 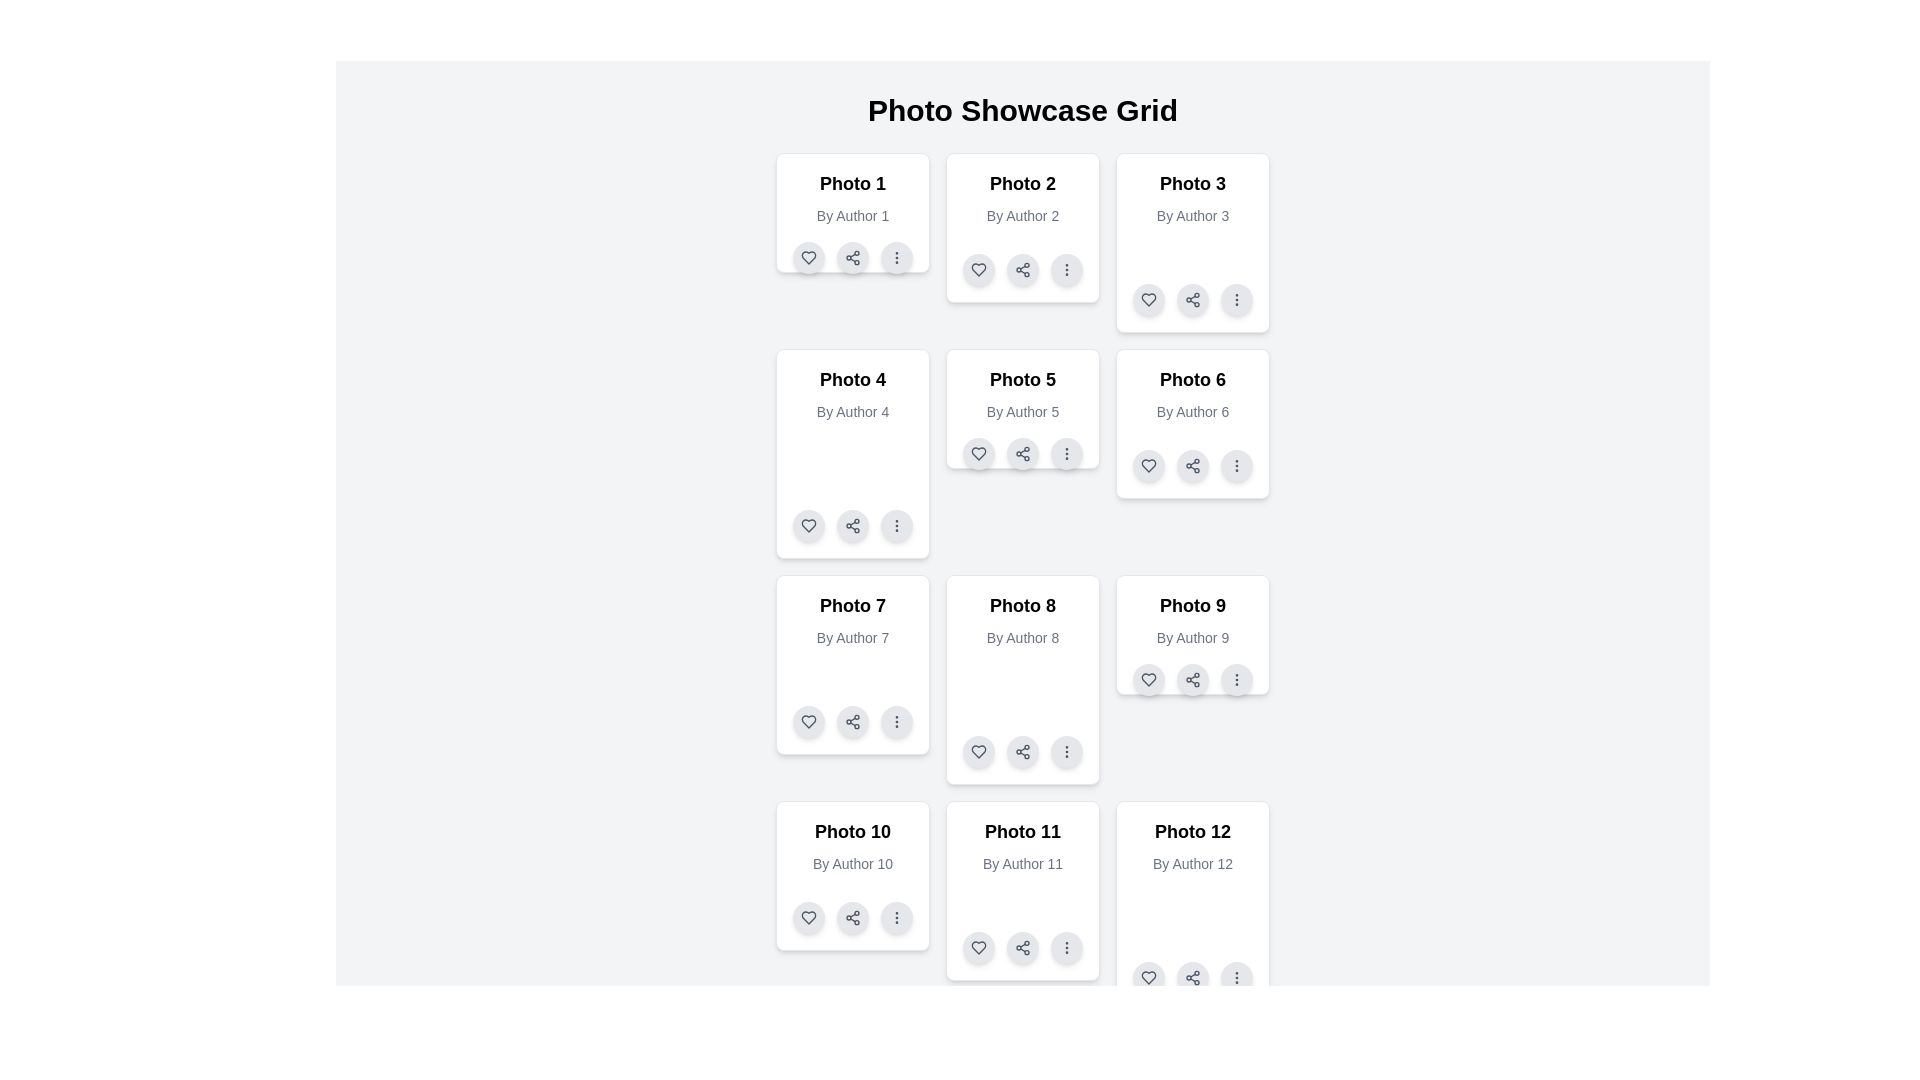 What do you see at coordinates (809, 257) in the screenshot?
I see `the leftmost button in the group of three interactive elements below the 'Photo 1' card` at bounding box center [809, 257].